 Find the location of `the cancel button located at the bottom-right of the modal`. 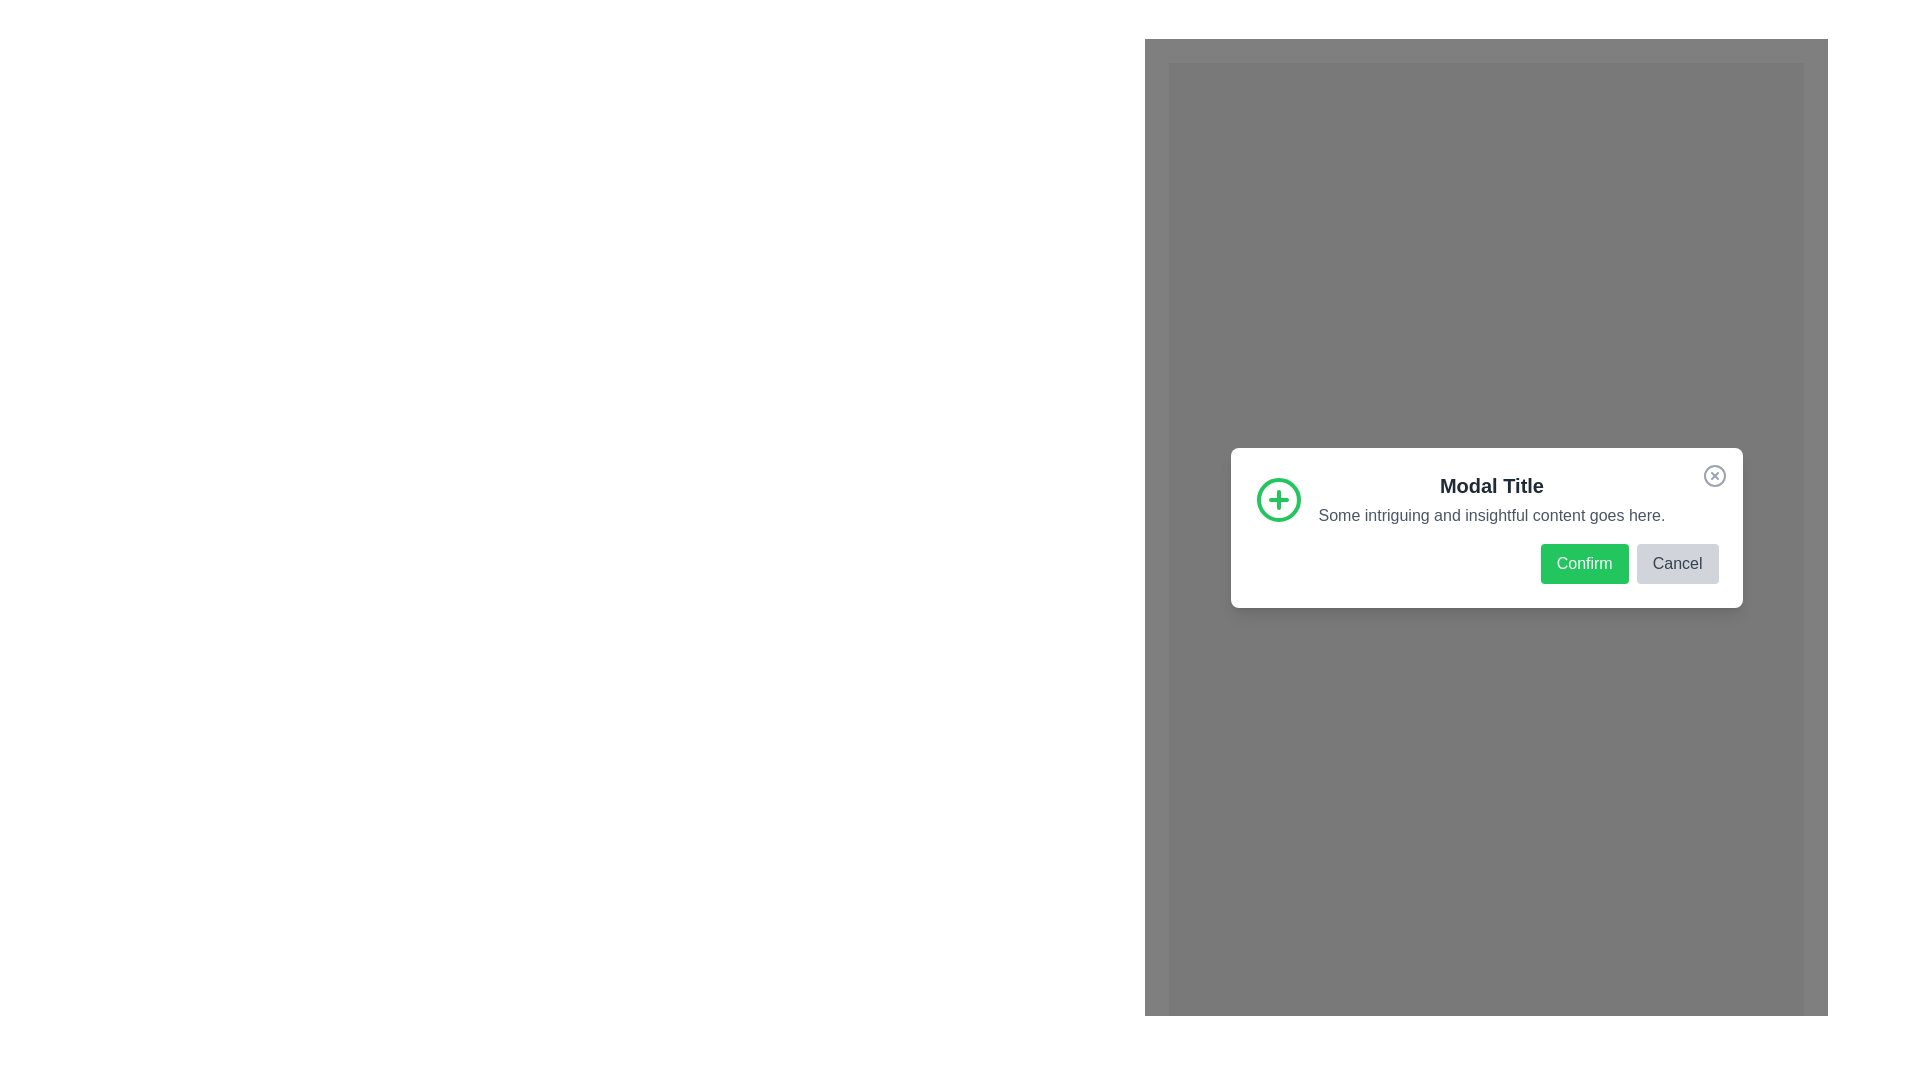

the cancel button located at the bottom-right of the modal is located at coordinates (1677, 563).